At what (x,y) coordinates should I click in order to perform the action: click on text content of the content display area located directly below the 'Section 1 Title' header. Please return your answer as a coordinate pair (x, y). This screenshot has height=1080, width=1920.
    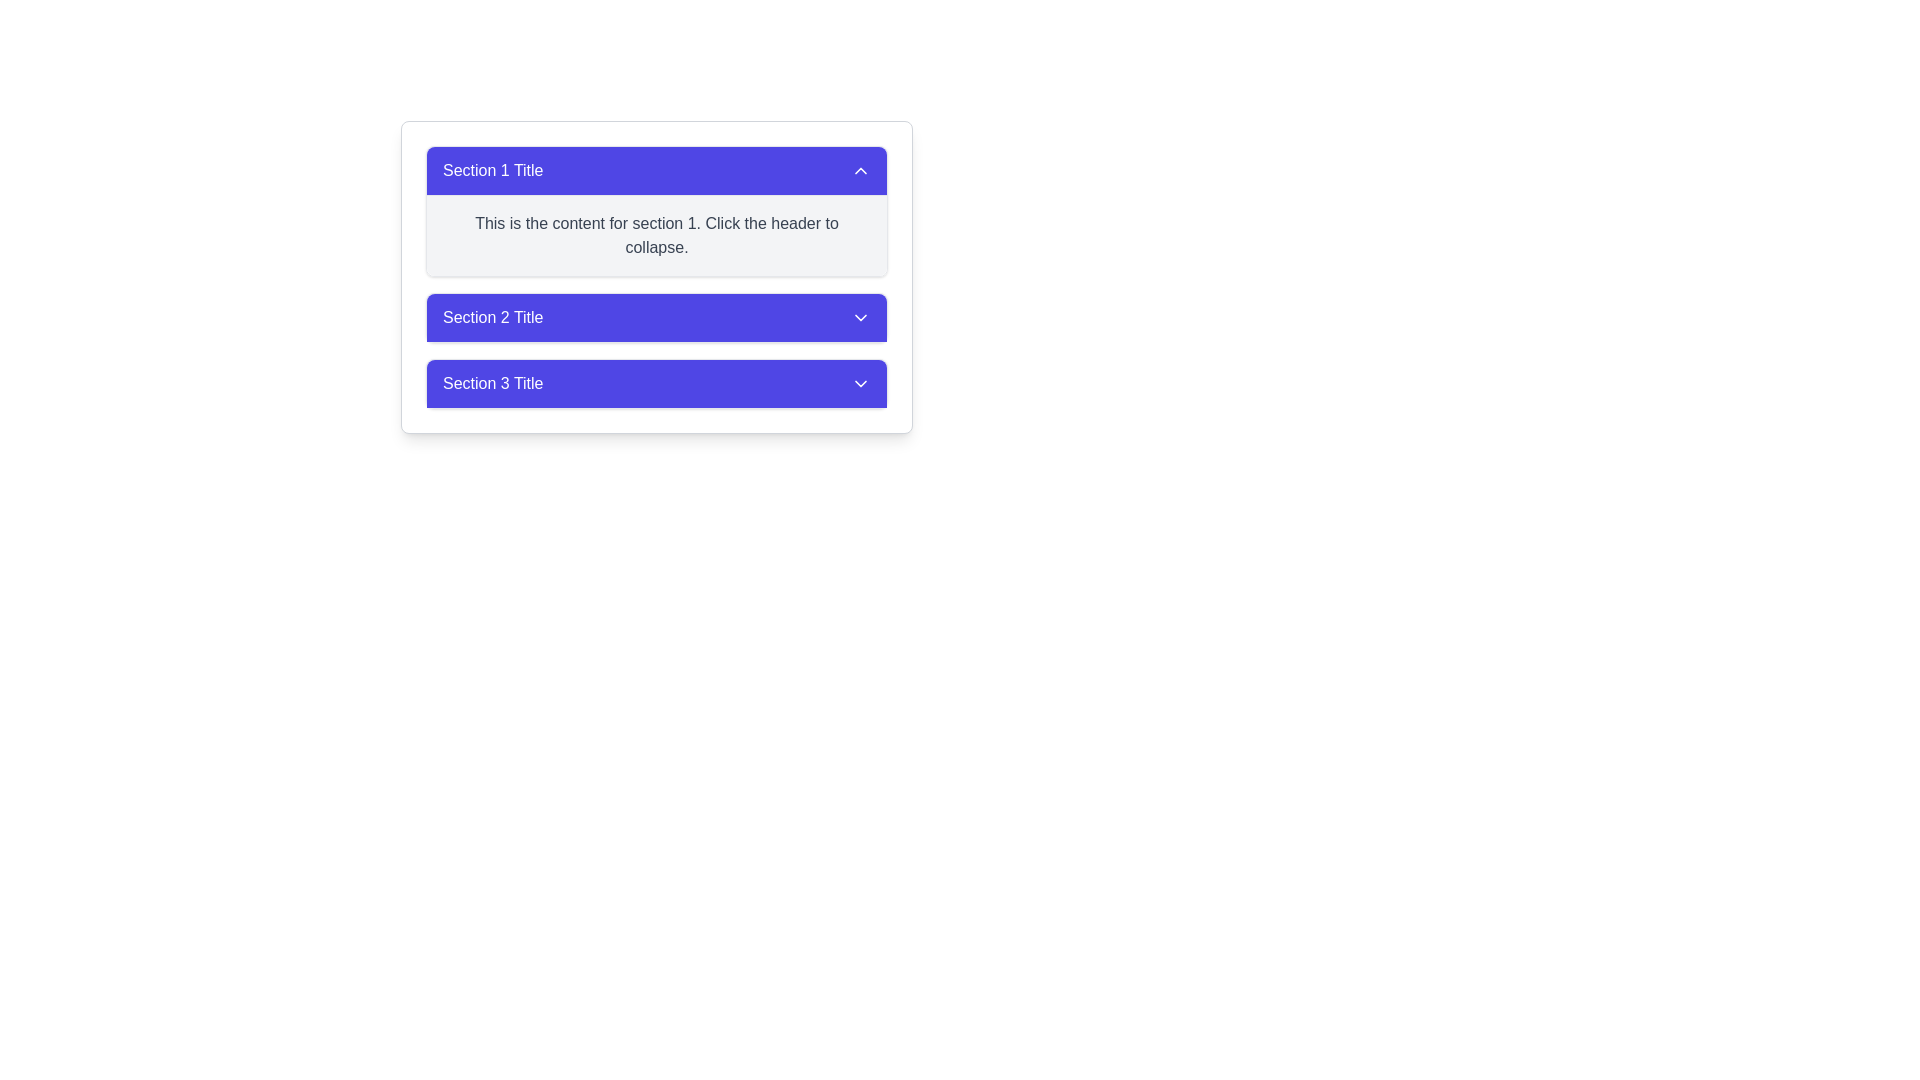
    Looking at the image, I should click on (657, 234).